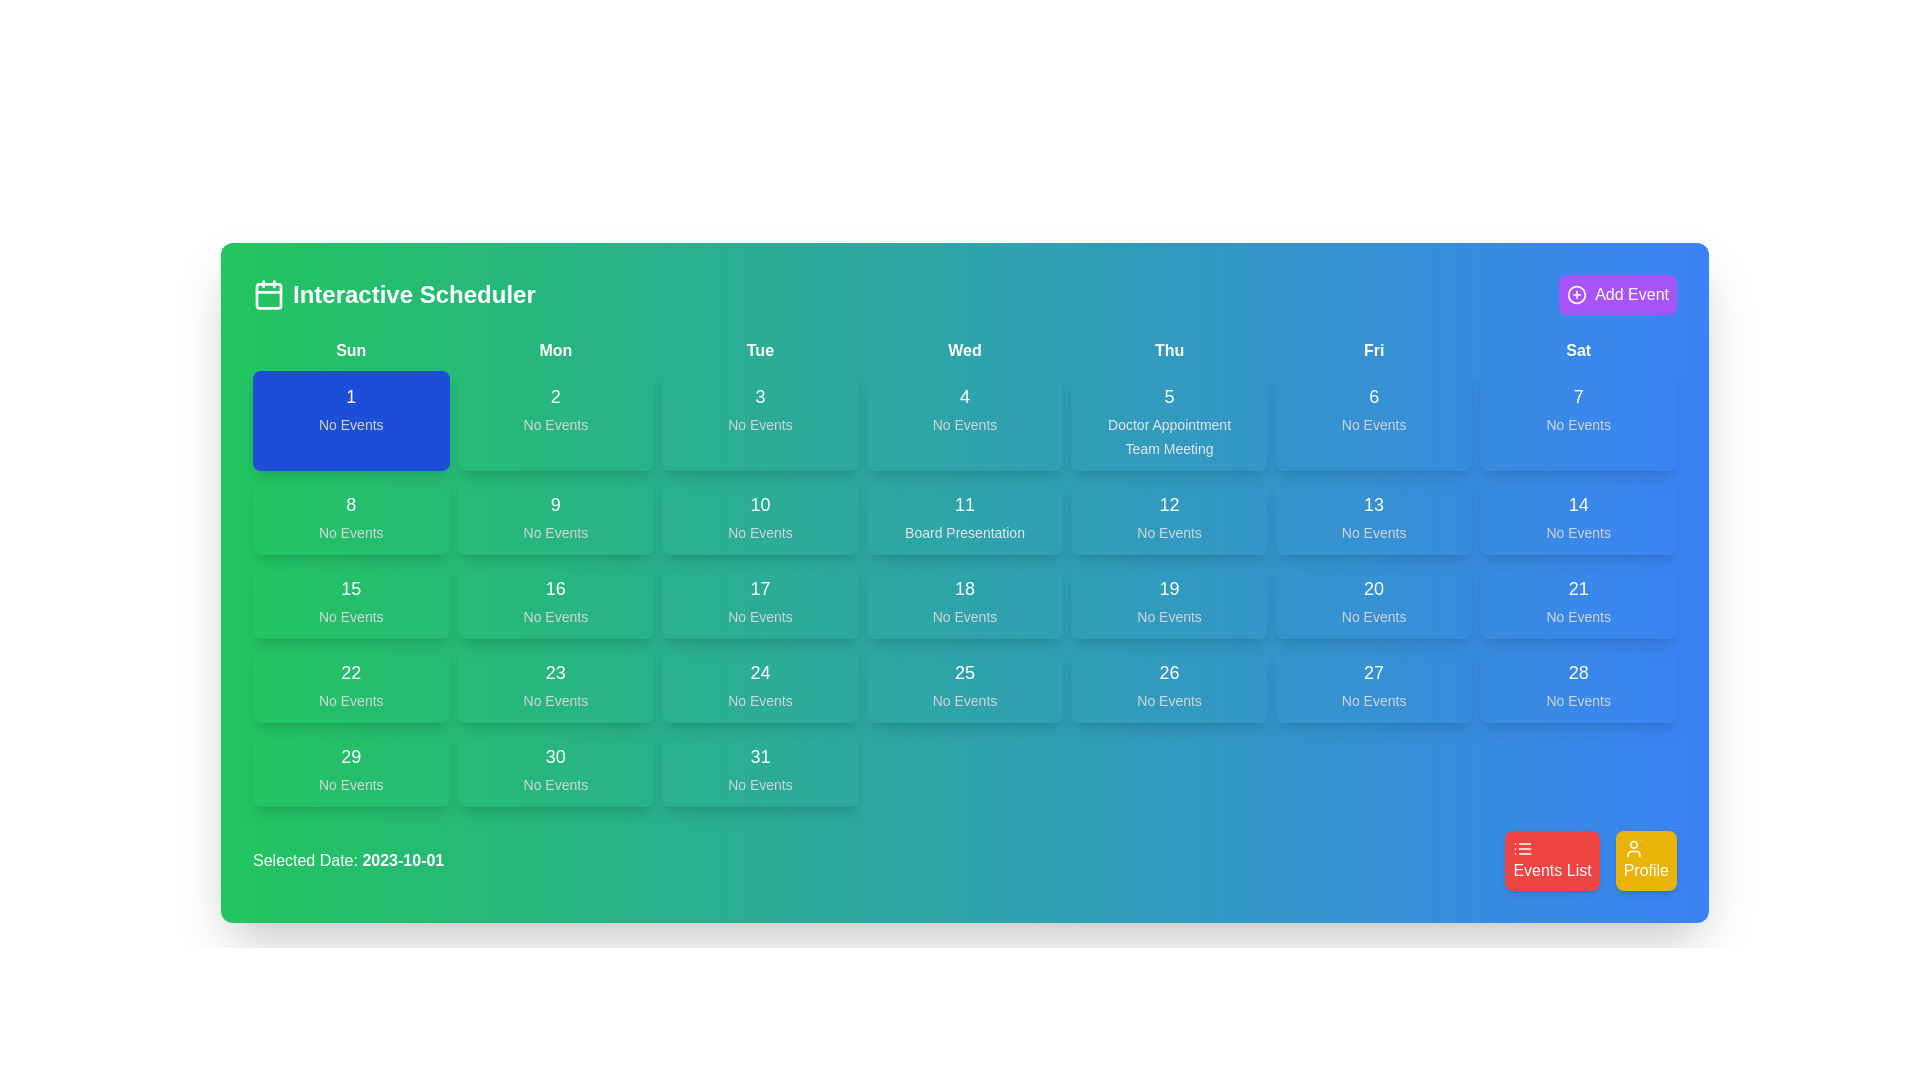 This screenshot has height=1080, width=1920. Describe the element at coordinates (1169, 504) in the screenshot. I see `the displayed number '12' in the Text label located in the grid cell for 'Thursday, 12th', positioned in the 4th column and 2nd row of the calendar layout` at that location.